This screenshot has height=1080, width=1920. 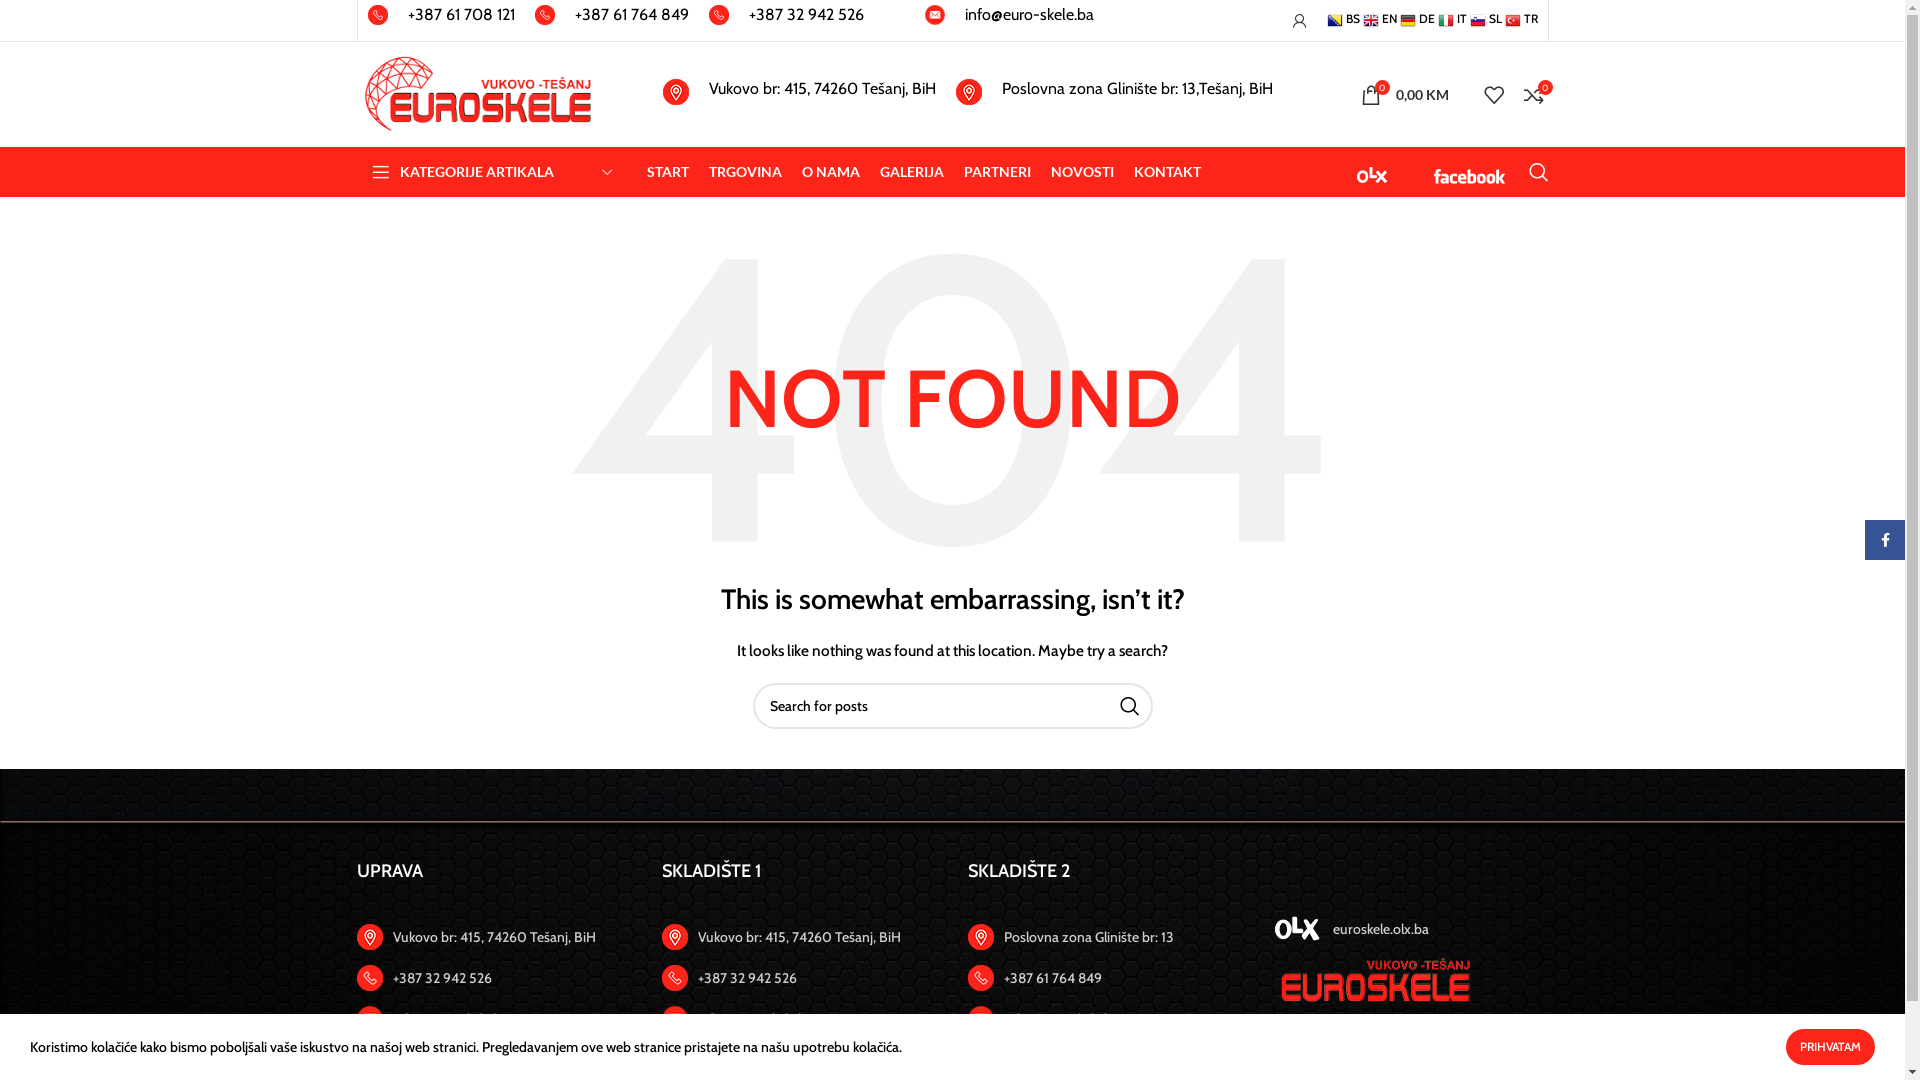 What do you see at coordinates (1297, 929) in the screenshot?
I see `'olxlogobijeli'` at bounding box center [1297, 929].